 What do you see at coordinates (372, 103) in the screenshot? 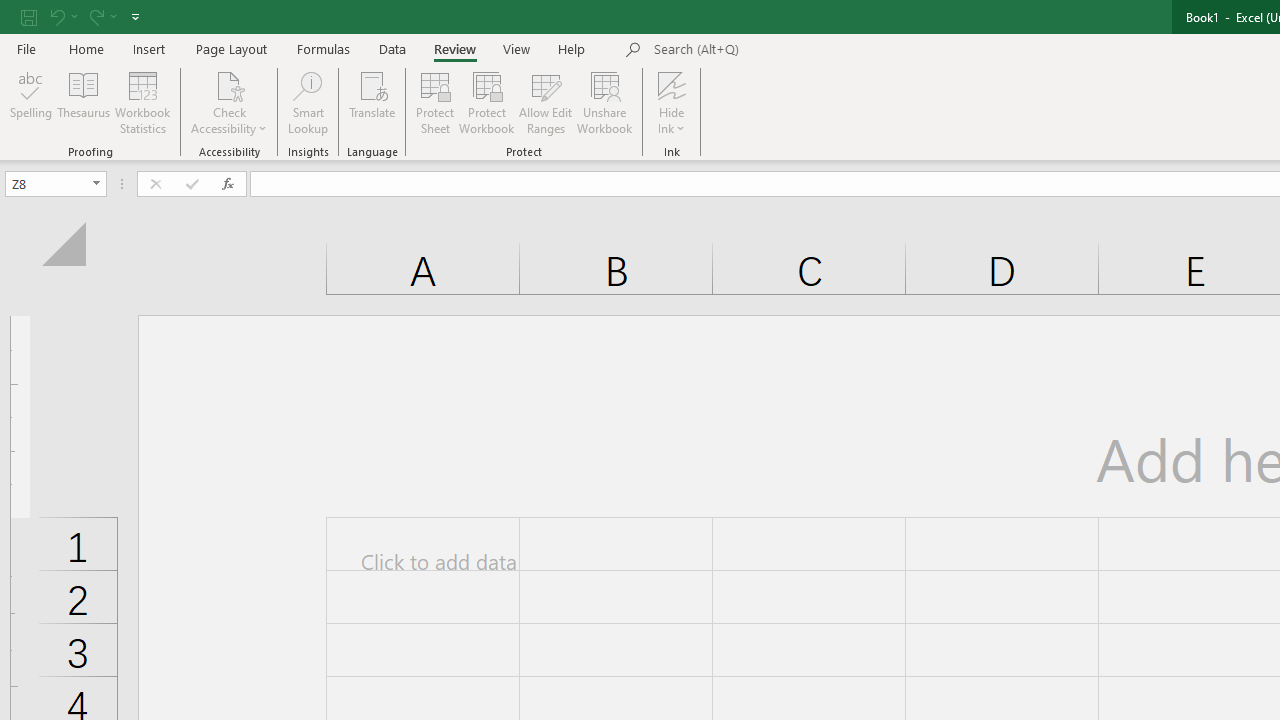
I see `'Translate'` at bounding box center [372, 103].